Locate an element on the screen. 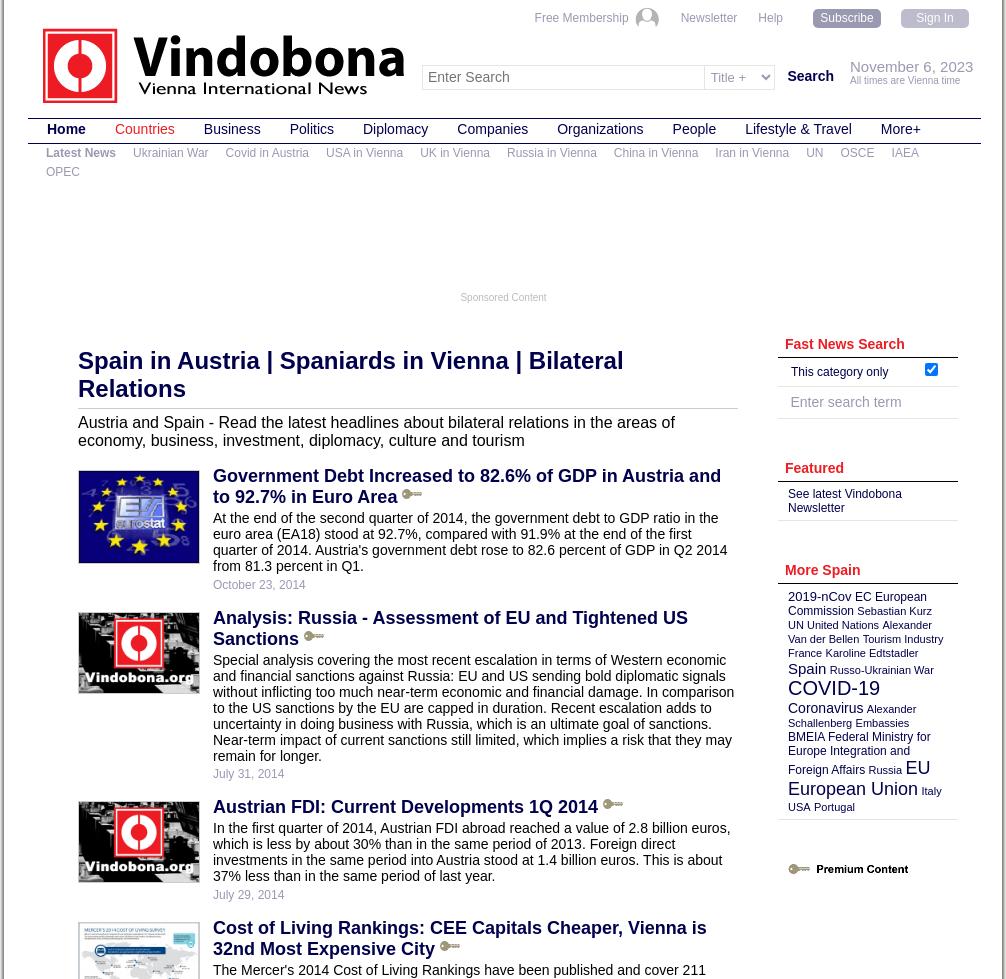 The height and width of the screenshot is (979, 1006). 'July 31, 2014' is located at coordinates (248, 772).